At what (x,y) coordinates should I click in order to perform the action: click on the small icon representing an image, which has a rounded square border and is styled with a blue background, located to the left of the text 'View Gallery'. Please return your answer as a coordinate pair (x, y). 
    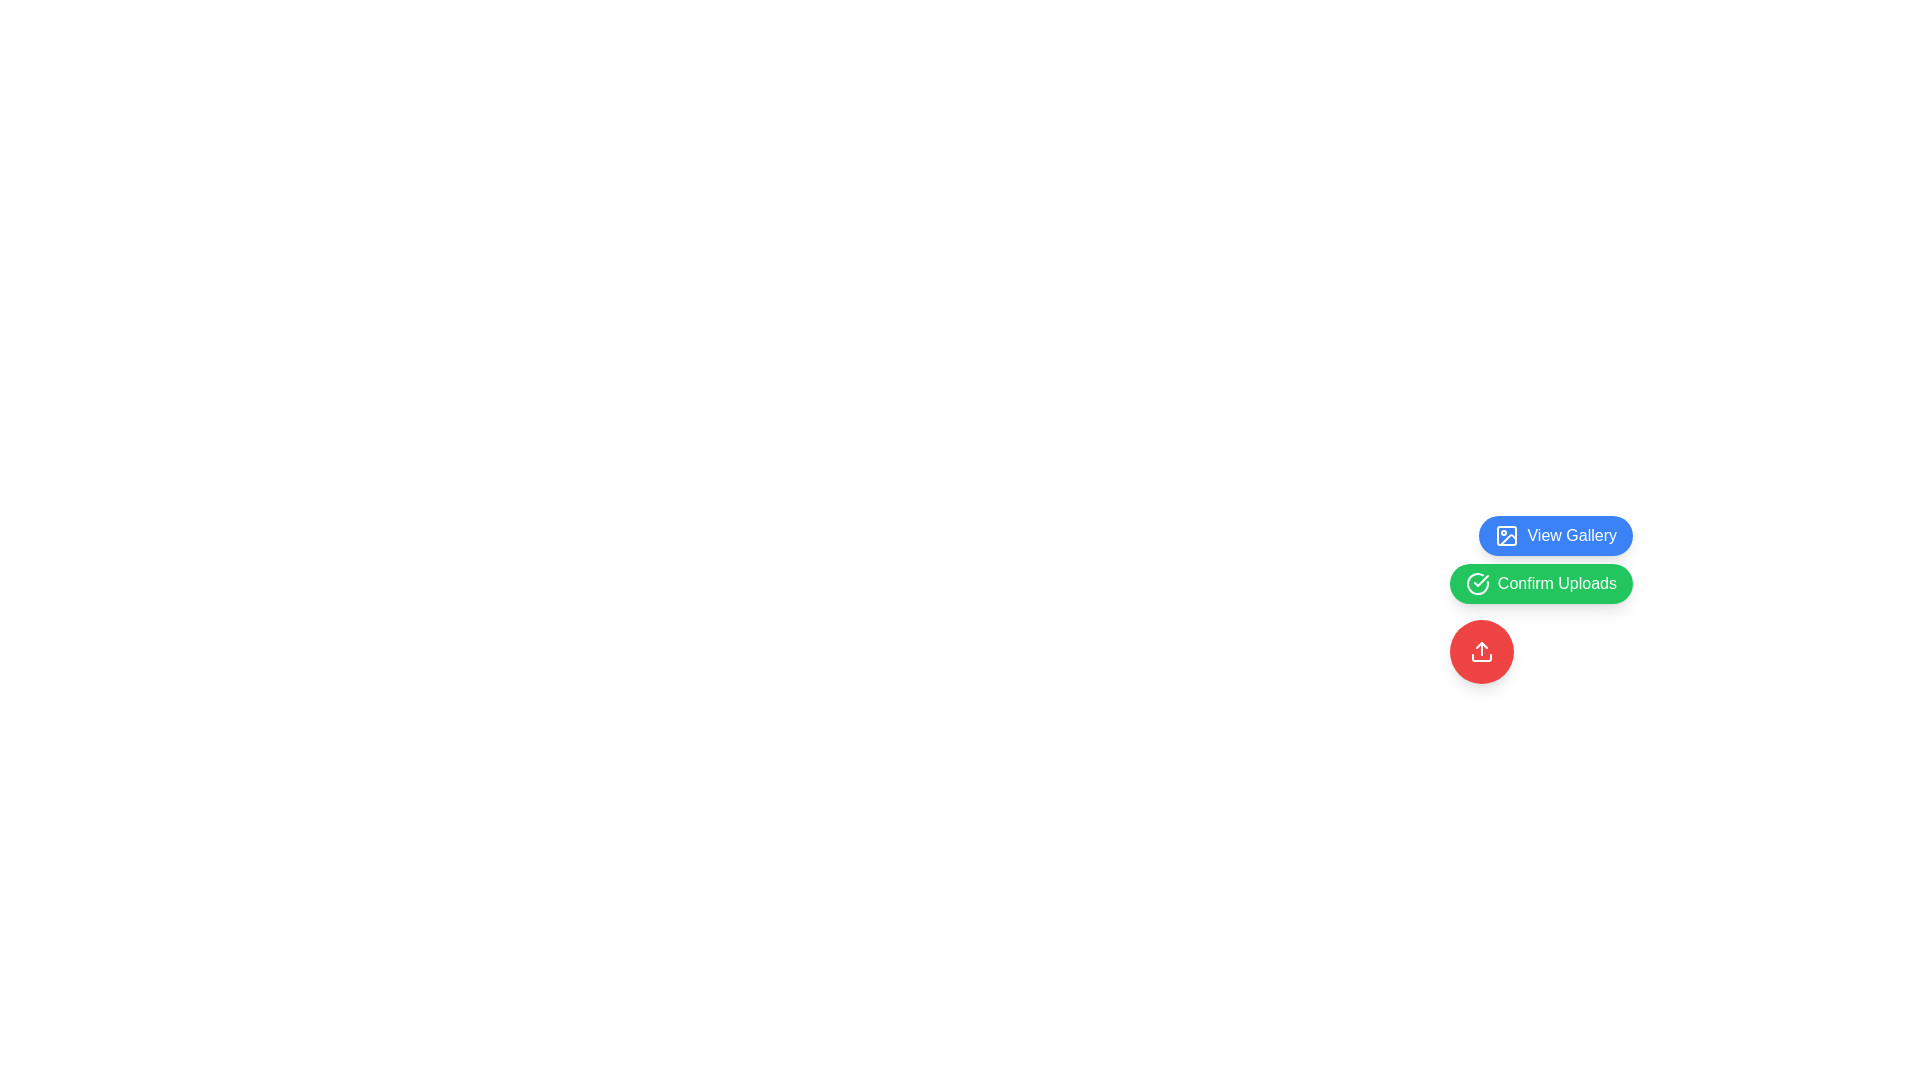
    Looking at the image, I should click on (1507, 535).